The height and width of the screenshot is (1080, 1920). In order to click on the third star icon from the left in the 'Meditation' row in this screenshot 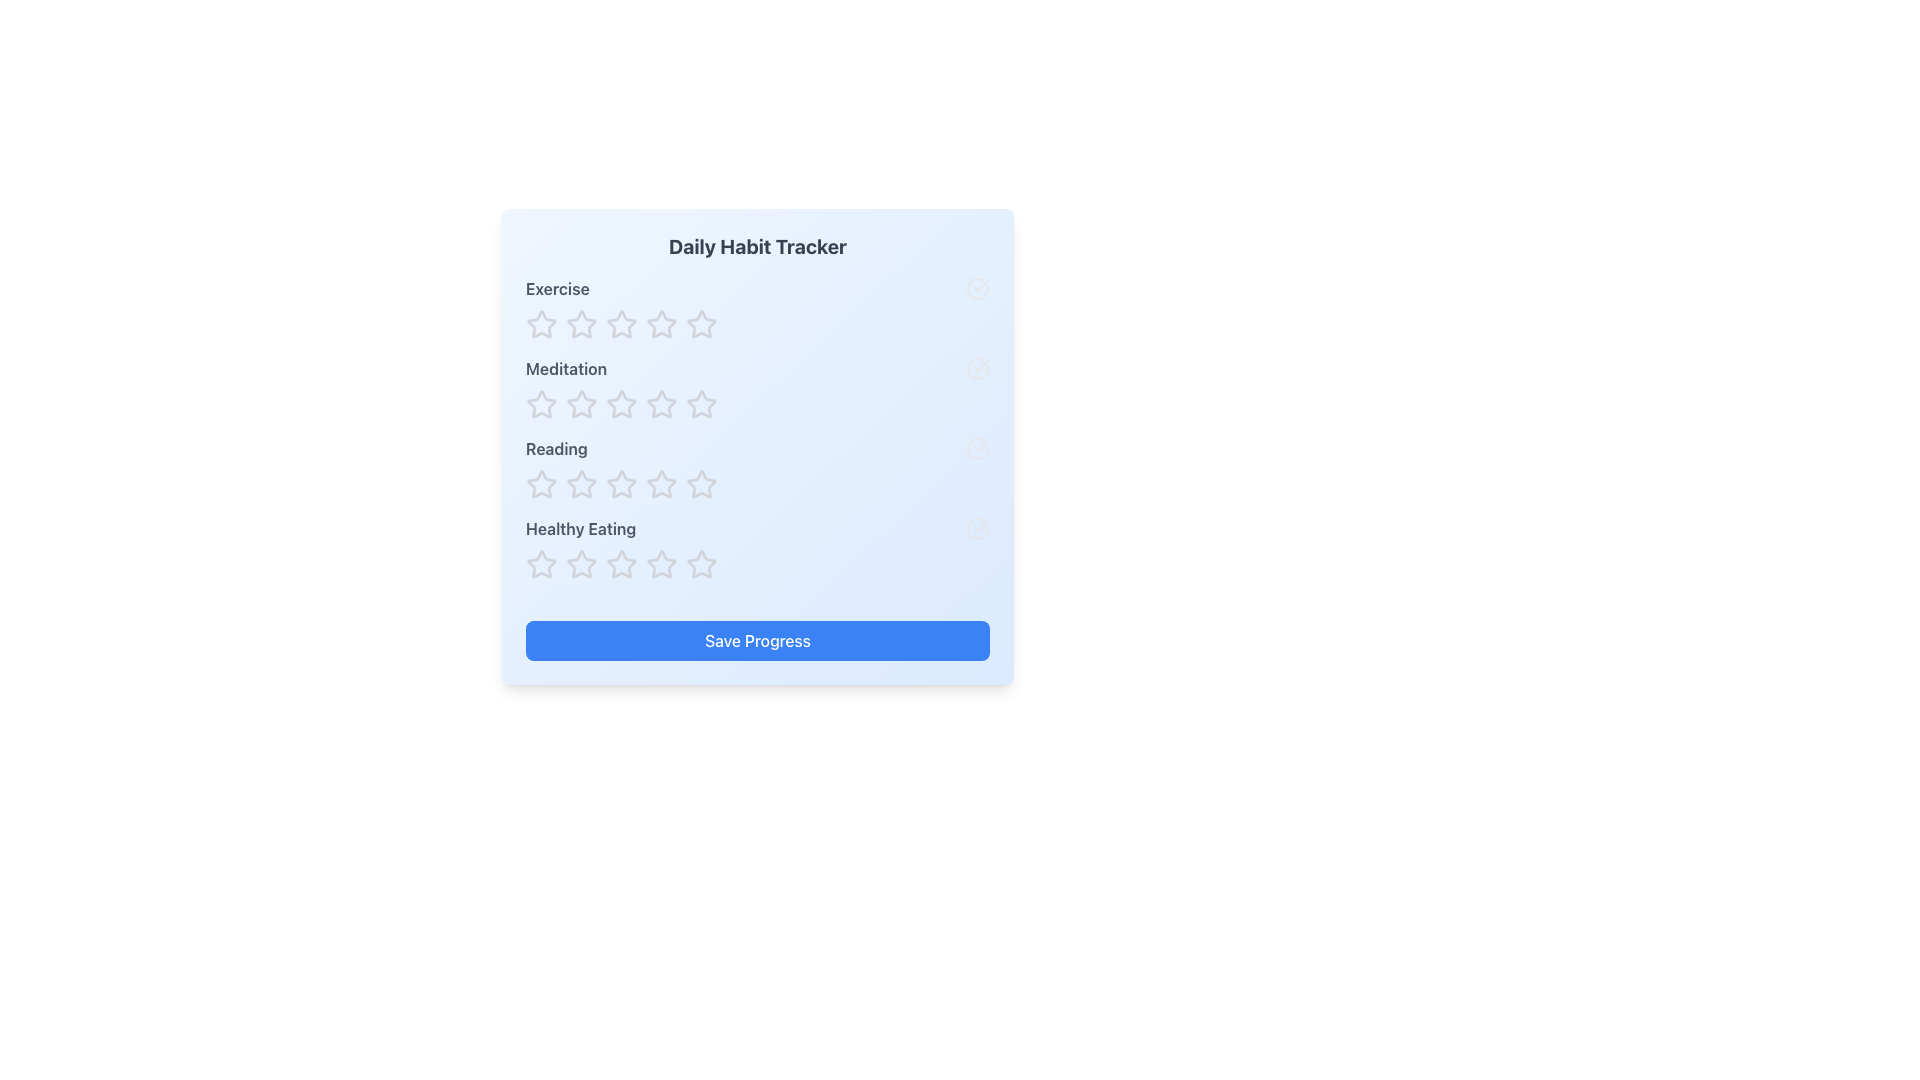, I will do `click(701, 404)`.